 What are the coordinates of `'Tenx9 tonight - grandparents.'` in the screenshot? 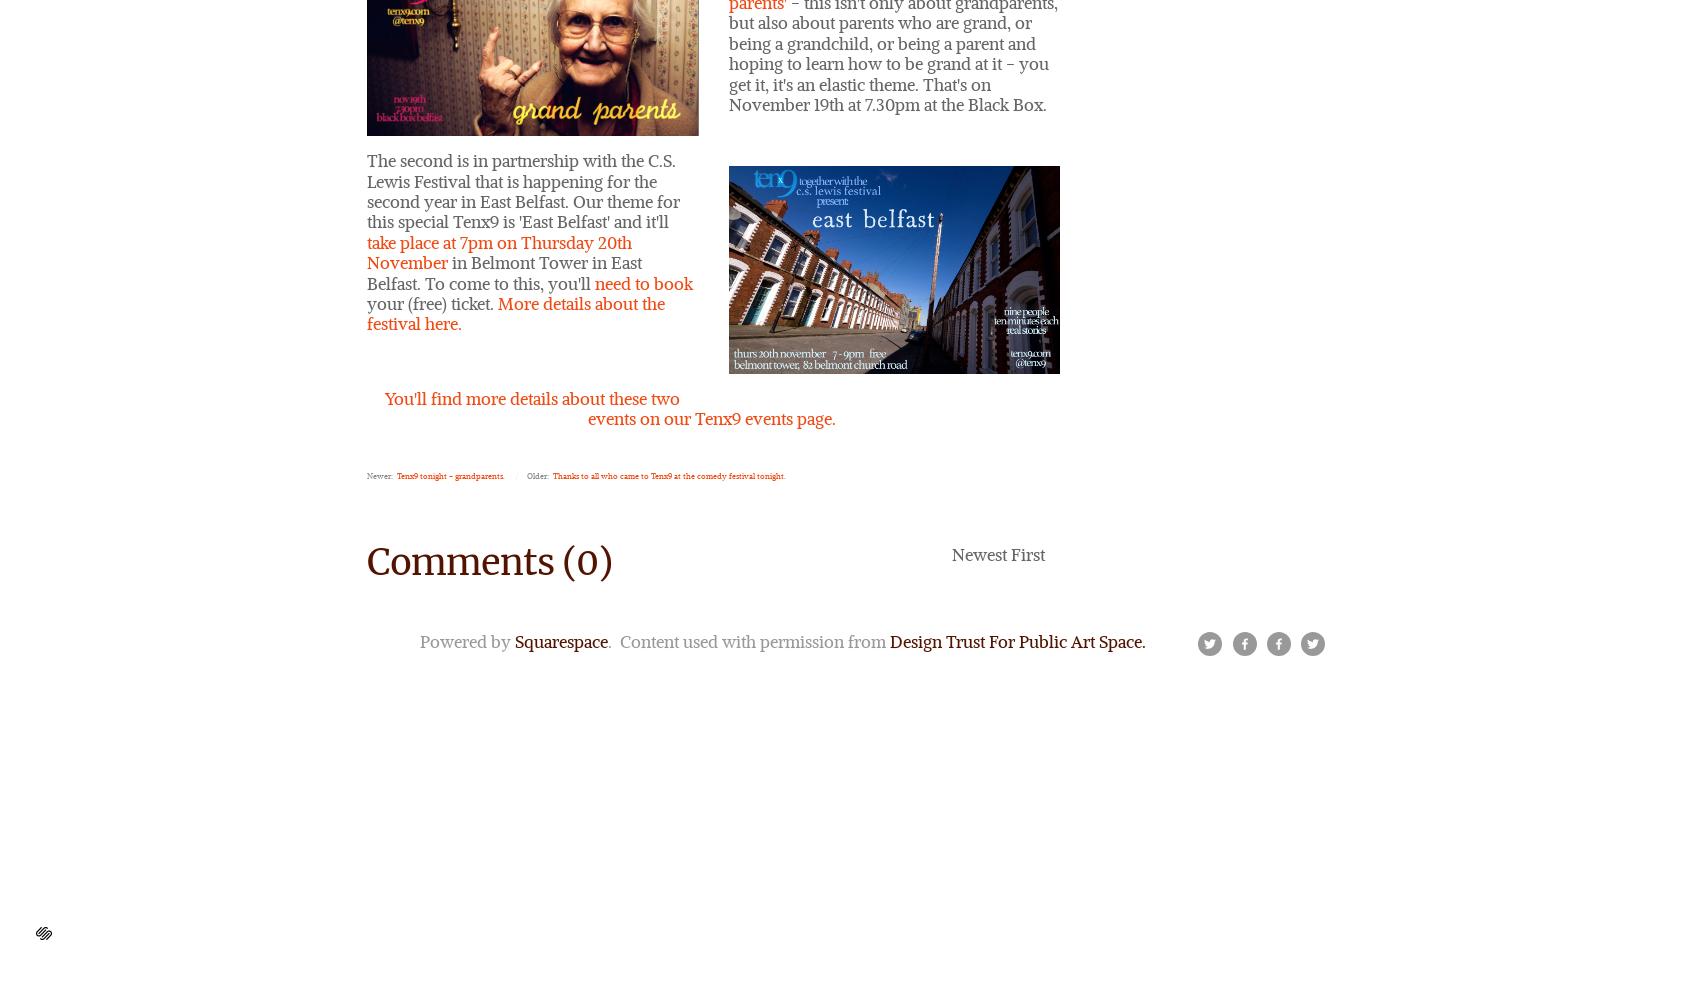 It's located at (450, 474).